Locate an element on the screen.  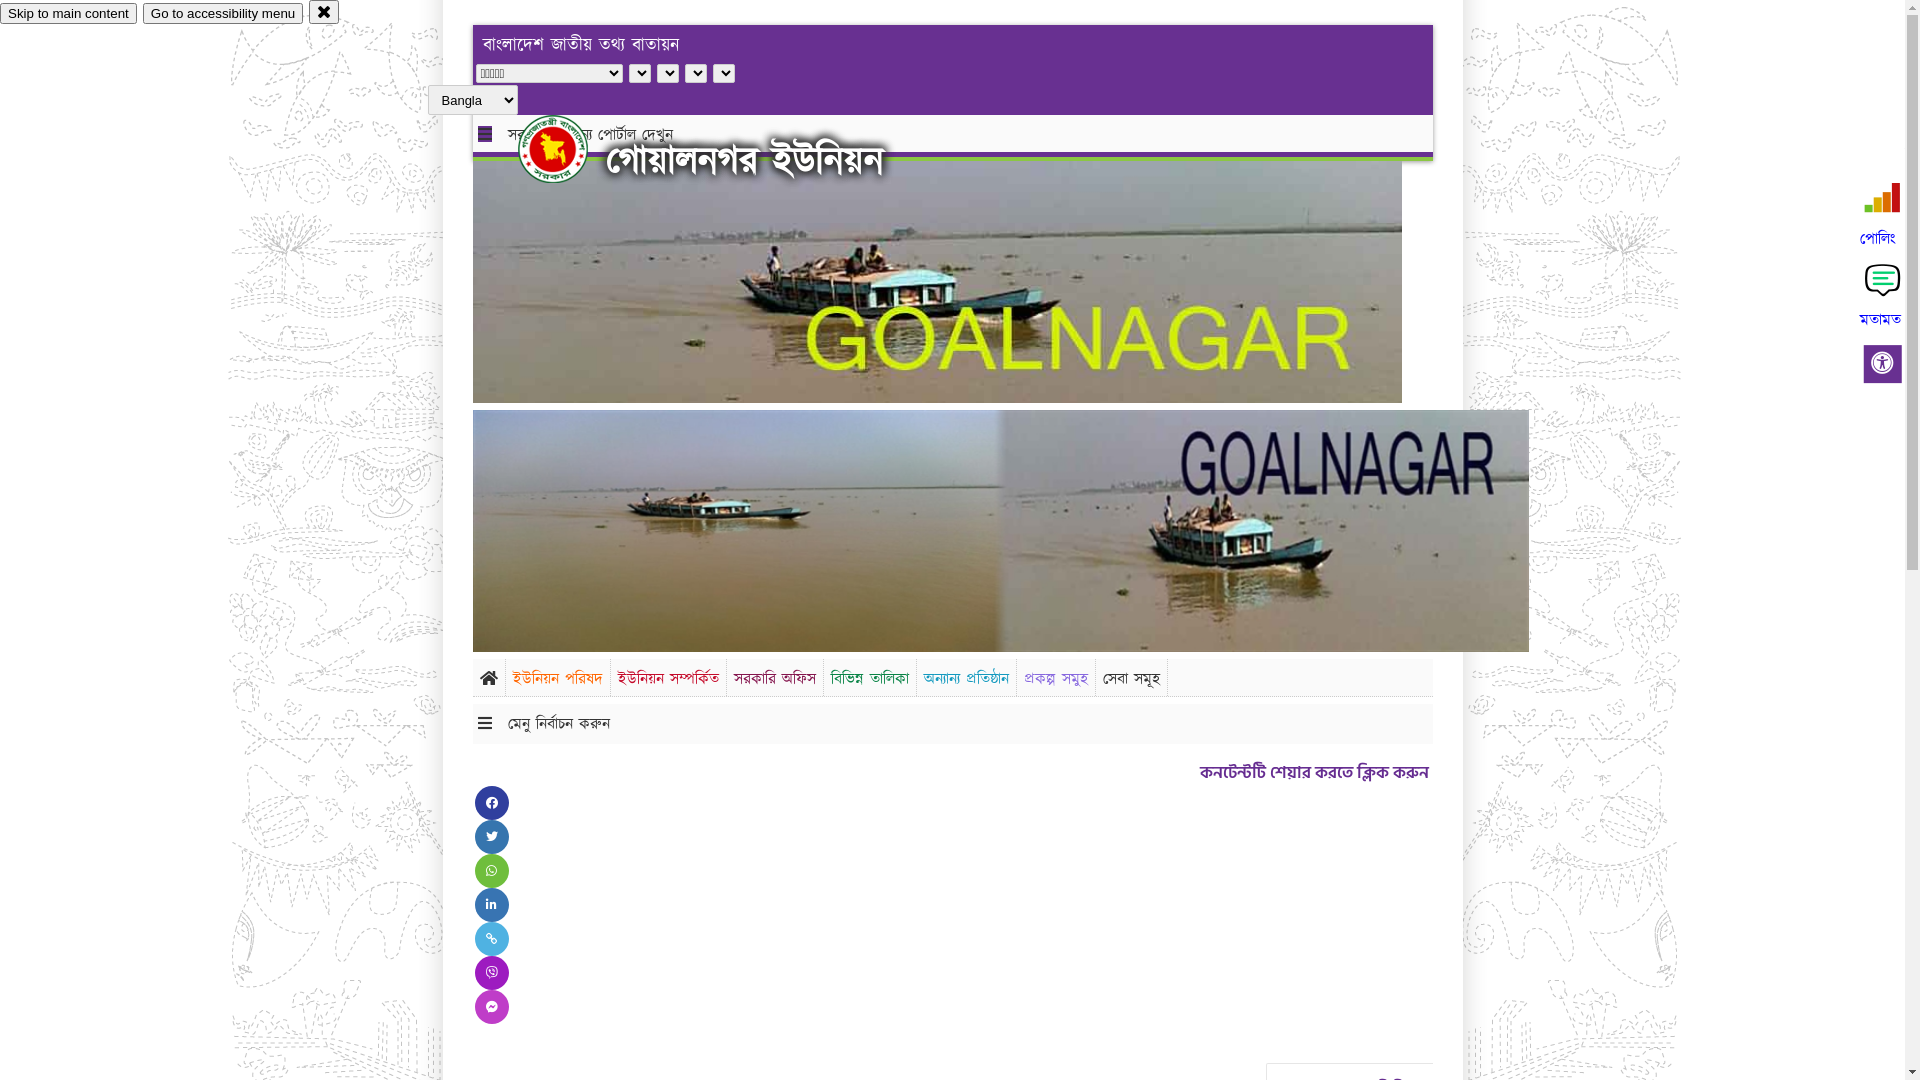
' is located at coordinates (569, 148).